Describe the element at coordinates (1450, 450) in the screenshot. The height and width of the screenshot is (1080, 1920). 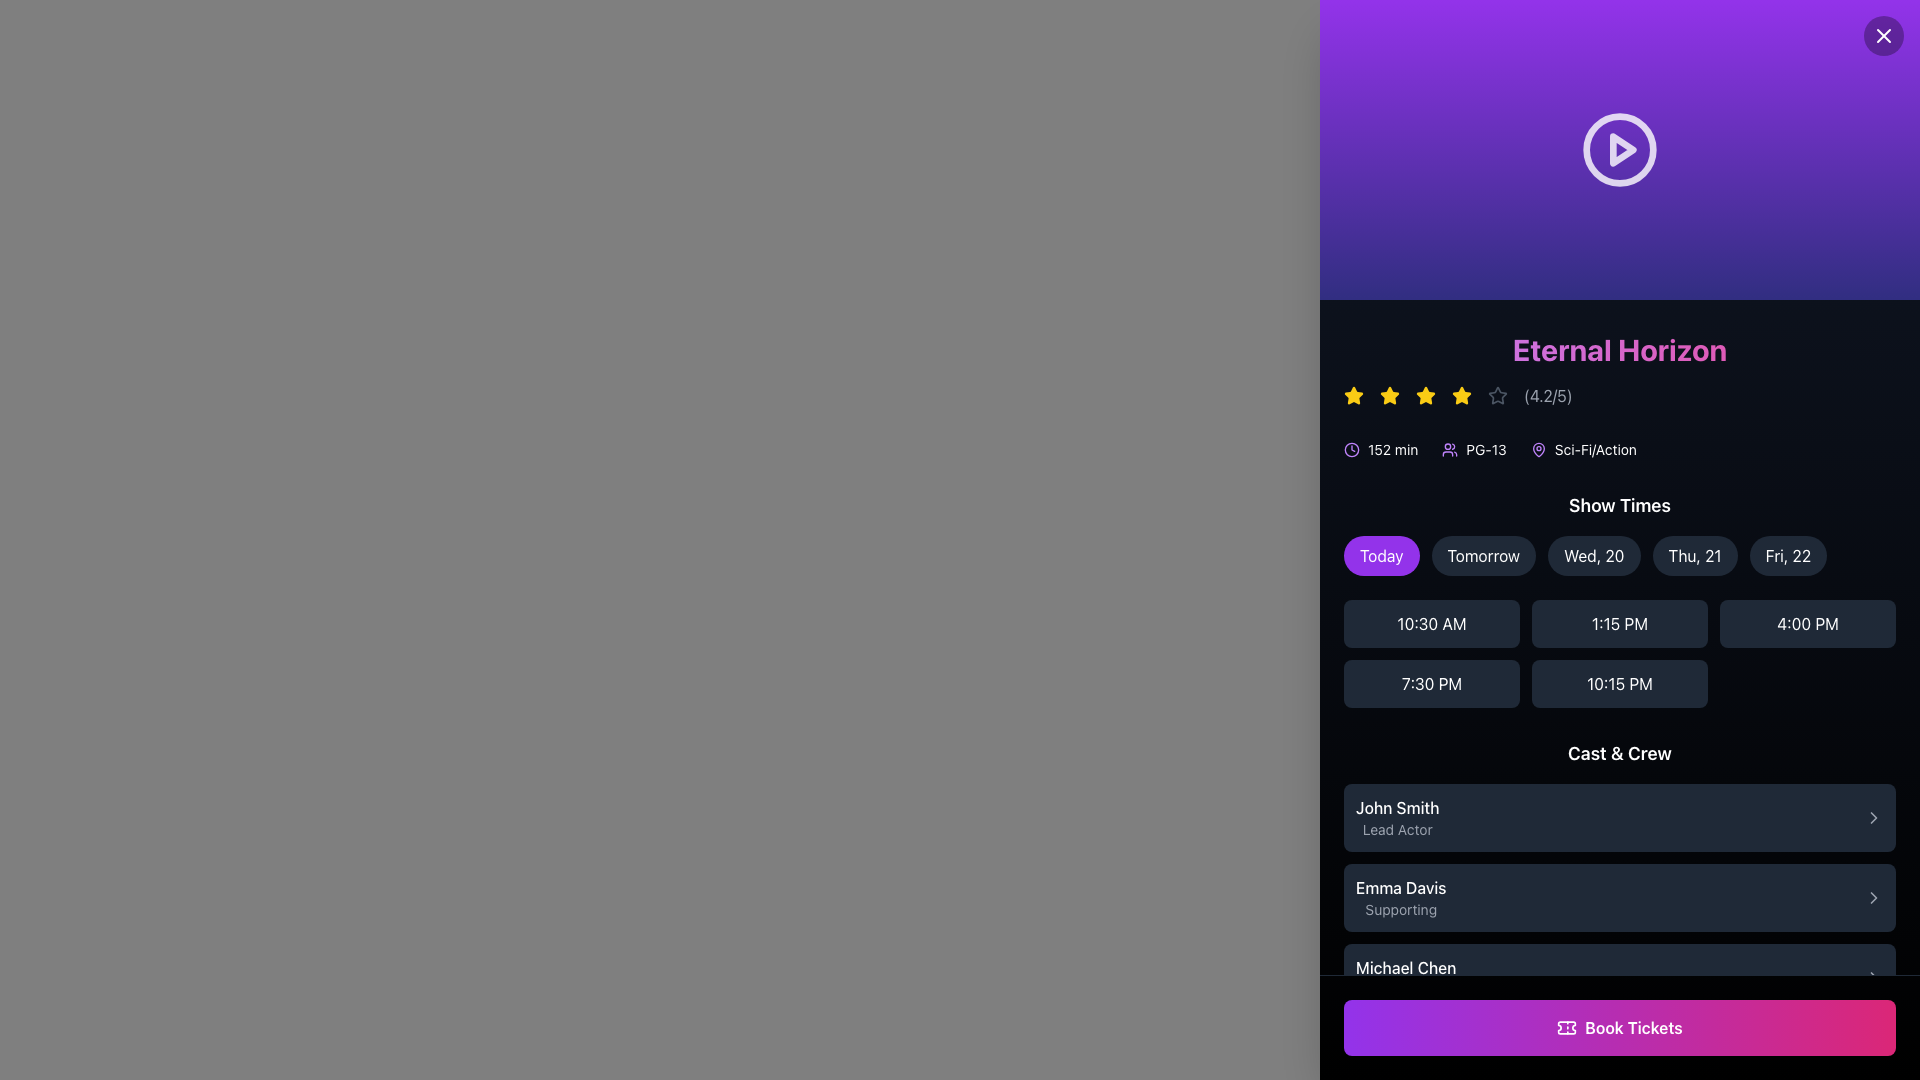
I see `the icon represented by two stylized user silhouettes, colored purple, located to the immediate left of the text 'PG-13' under the title 'Eternal Horizon'` at that location.